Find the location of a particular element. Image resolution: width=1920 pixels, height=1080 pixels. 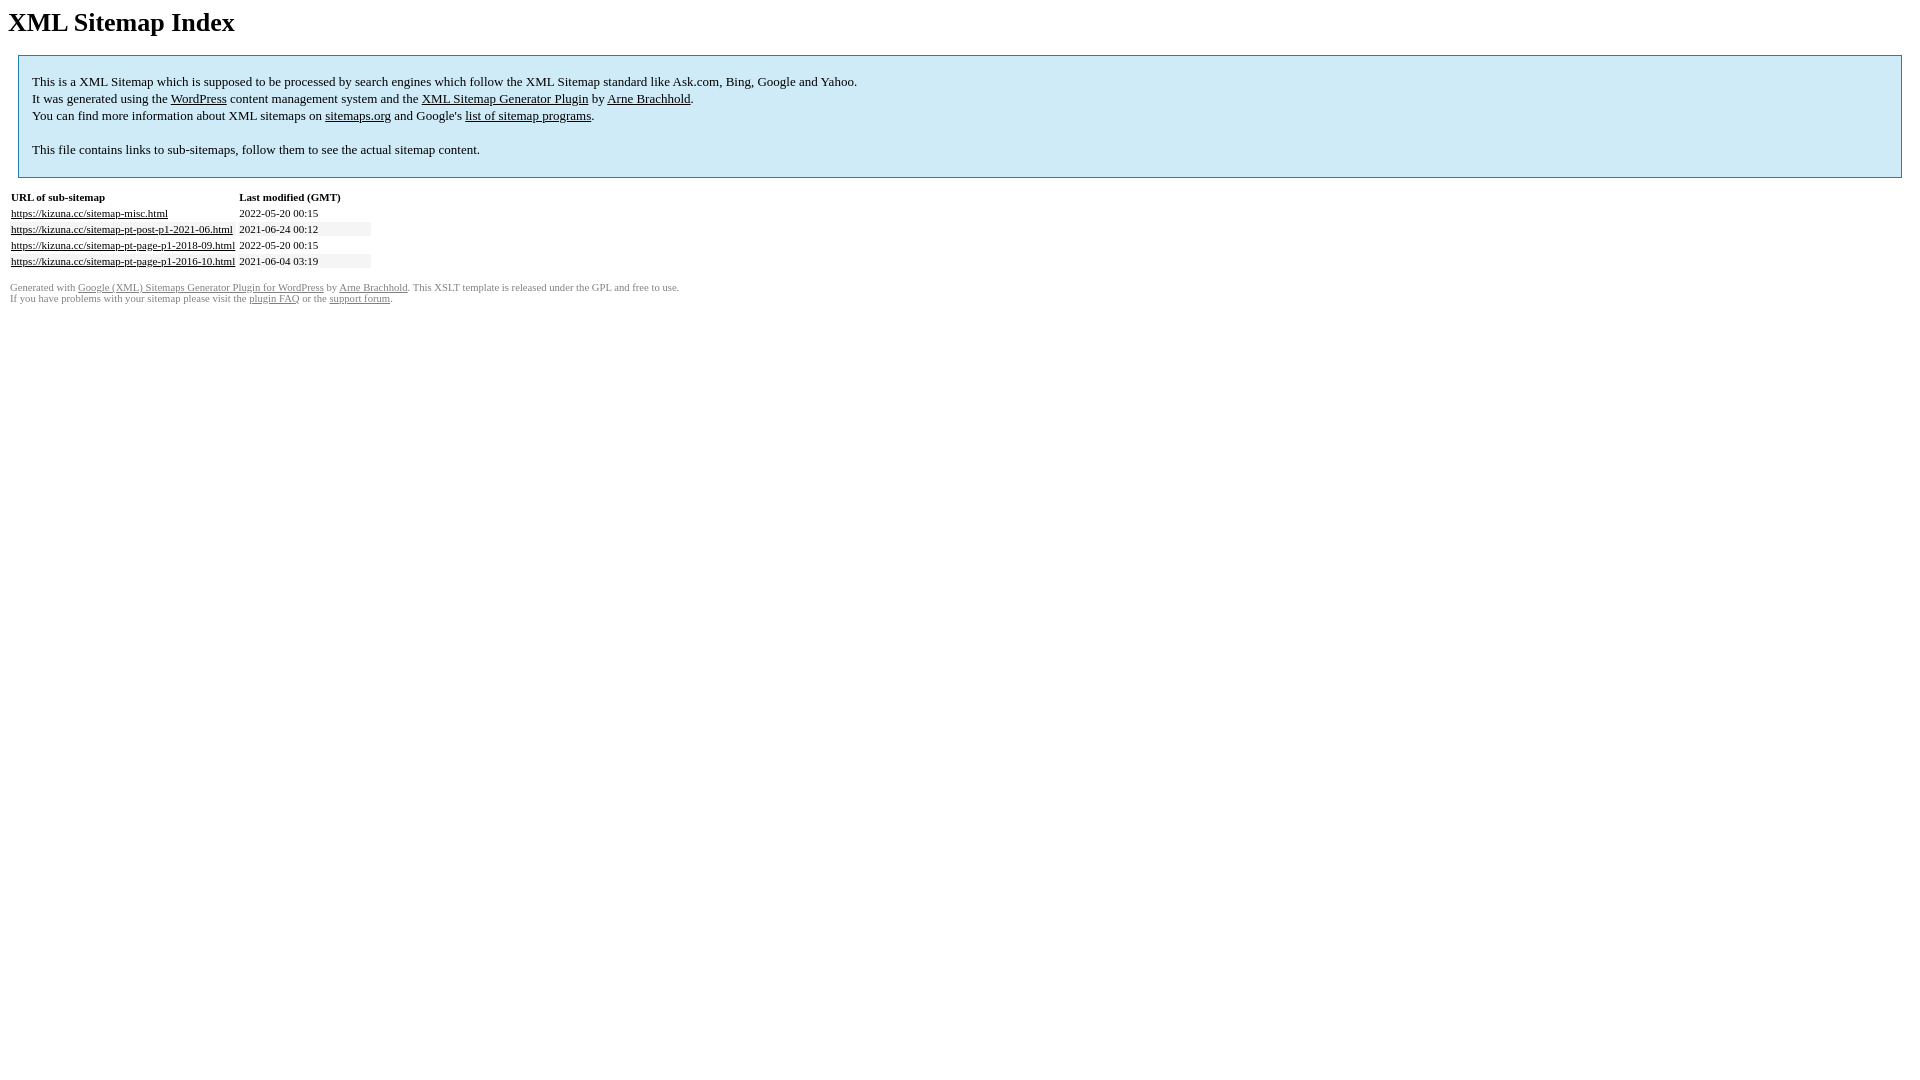

'https://kizuna.cc/sitemap-pt-page-p1-2016-10.html' is located at coordinates (122, 260).